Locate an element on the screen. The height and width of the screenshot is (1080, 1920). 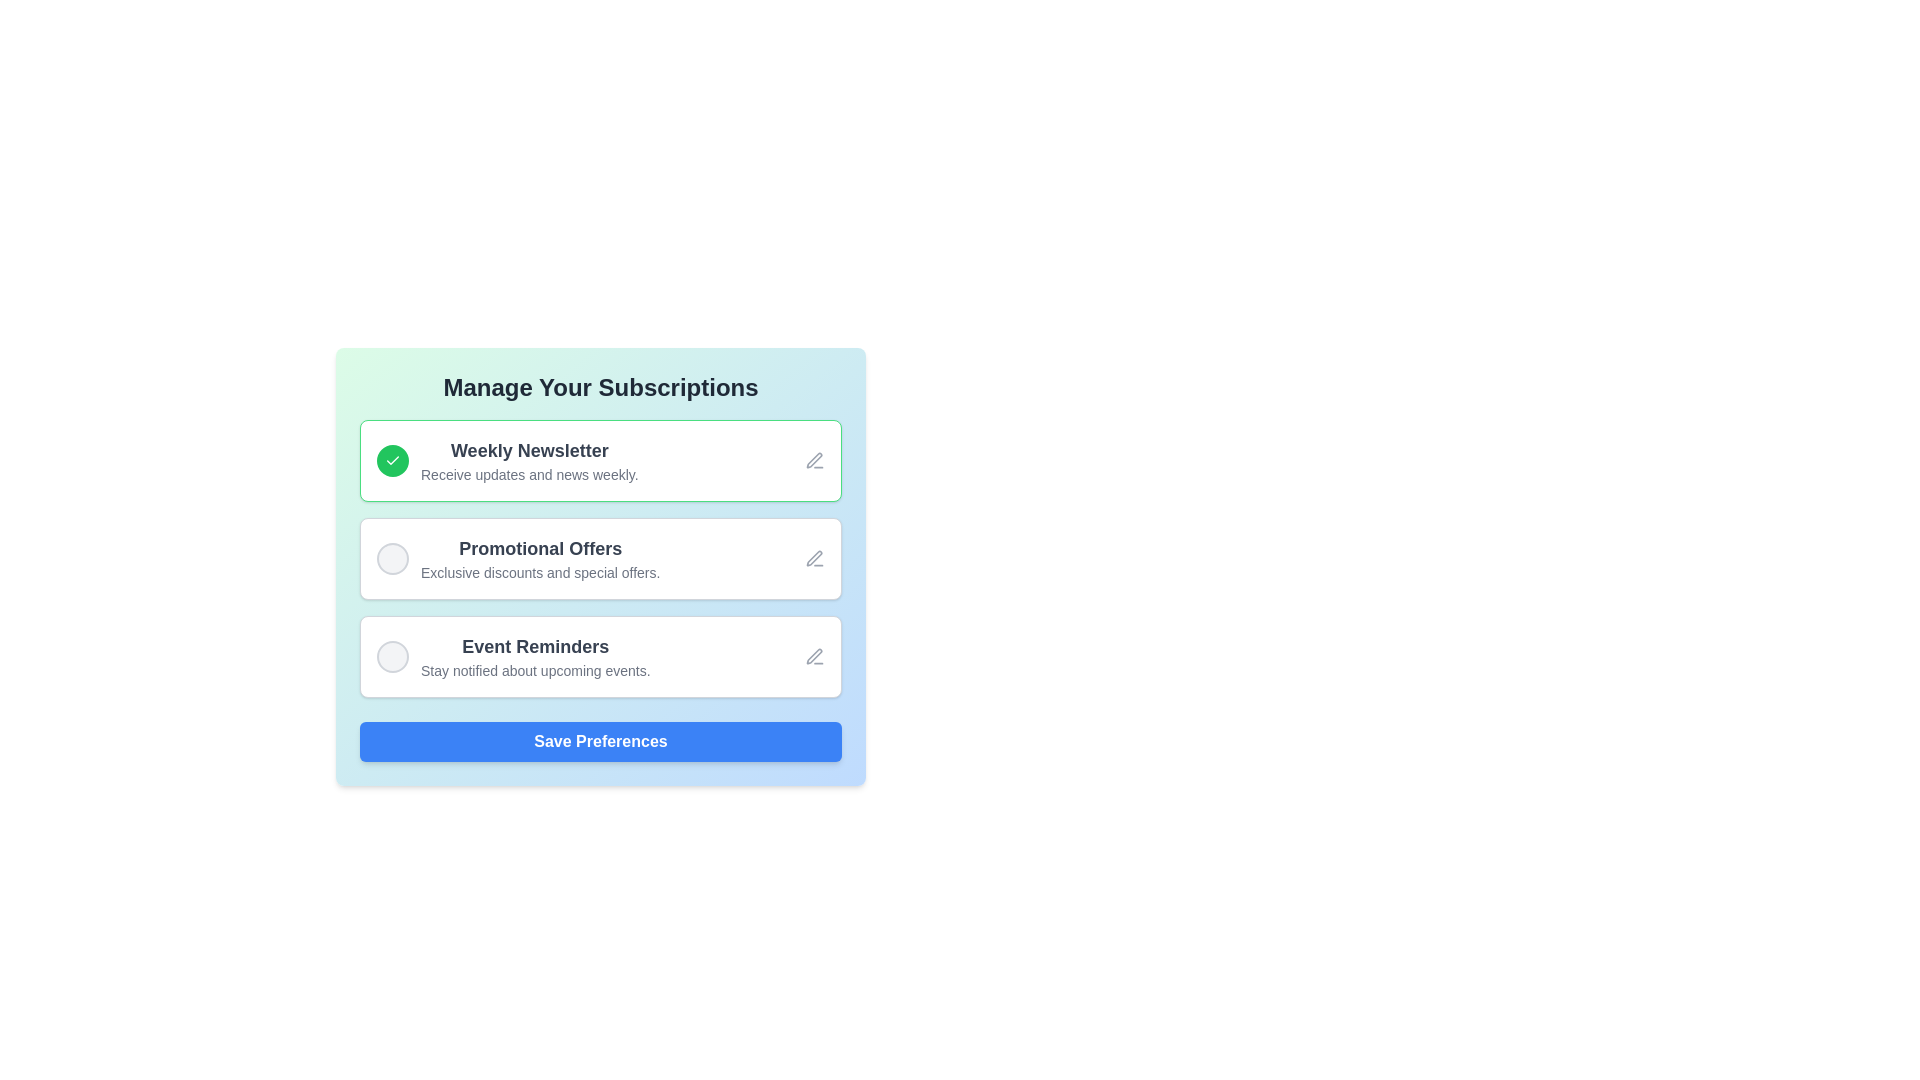
the Interactive toggle or selection button for 'Event Reminders' is located at coordinates (393, 656).